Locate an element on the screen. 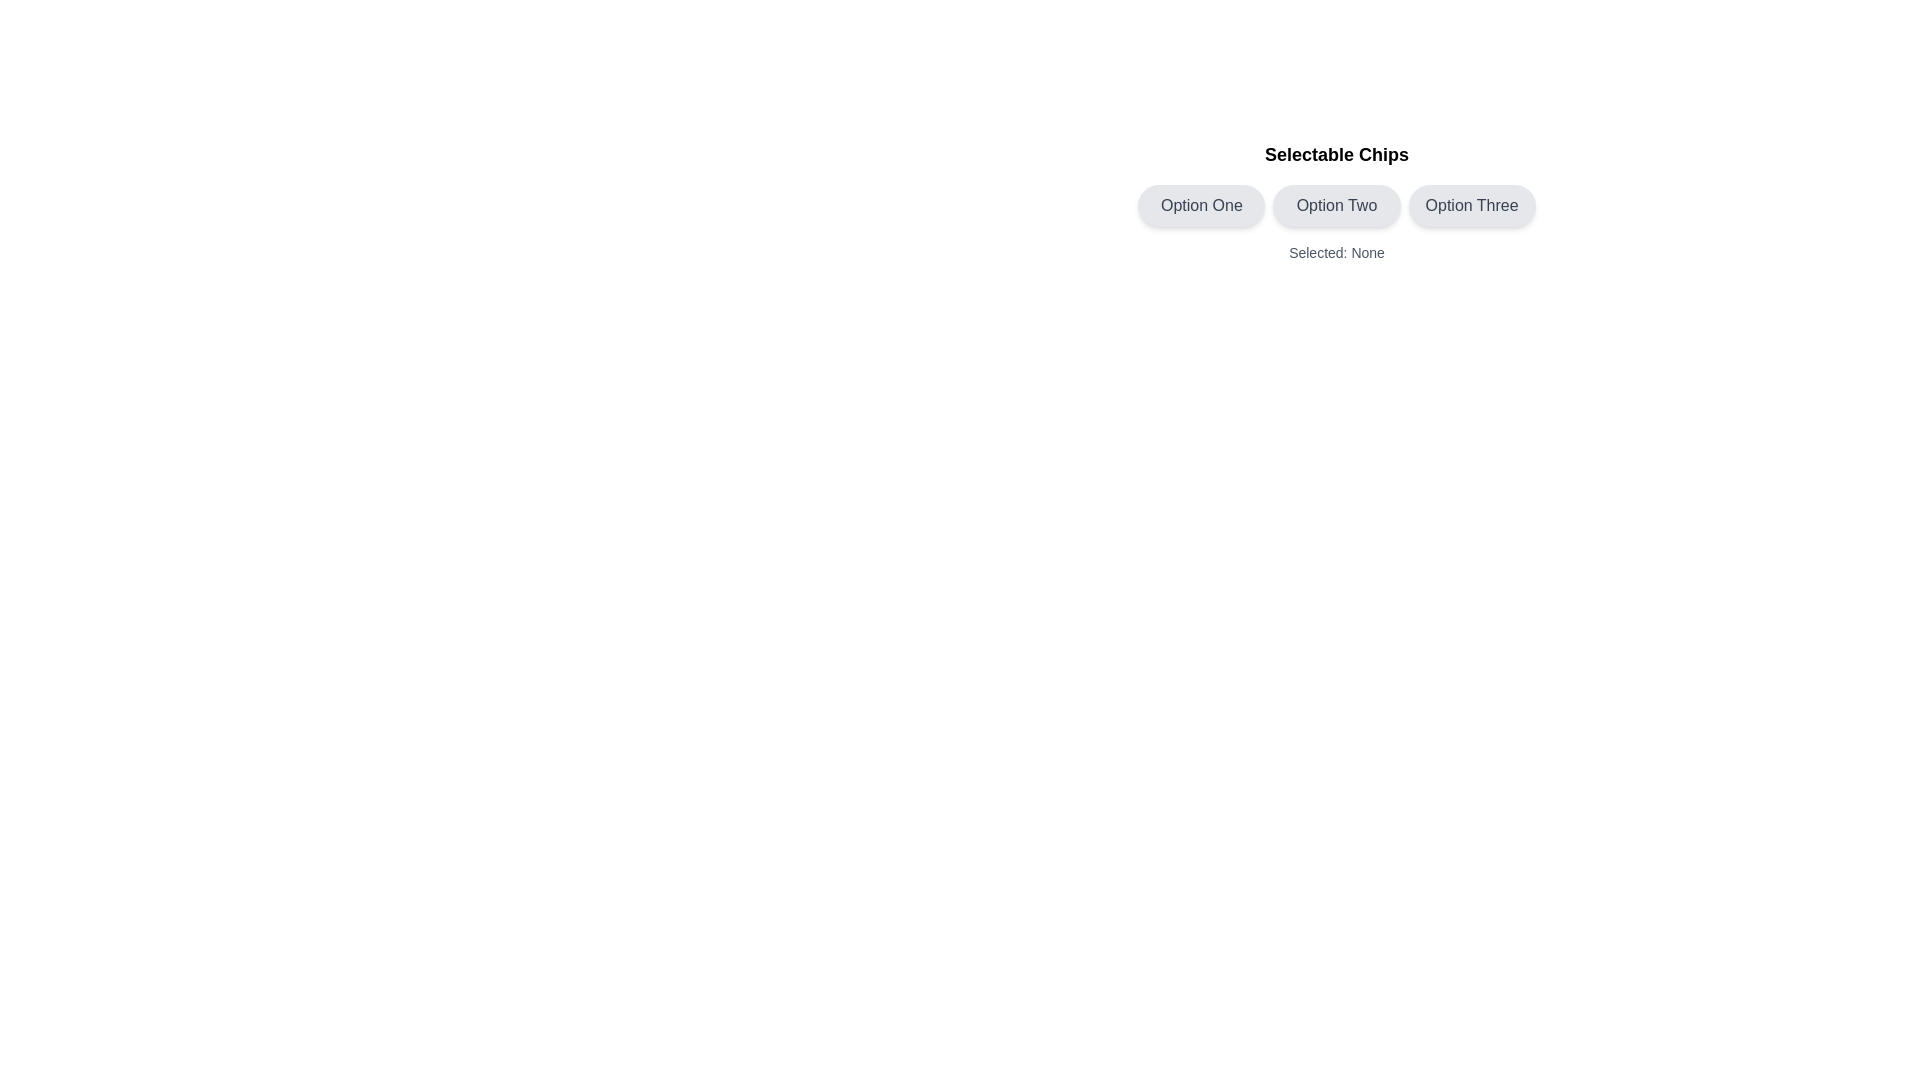  the 'Option One' button, which is a light gray pill-shaped button with dark gray text, located under the header 'Selectable Chips' is located at coordinates (1200, 205).